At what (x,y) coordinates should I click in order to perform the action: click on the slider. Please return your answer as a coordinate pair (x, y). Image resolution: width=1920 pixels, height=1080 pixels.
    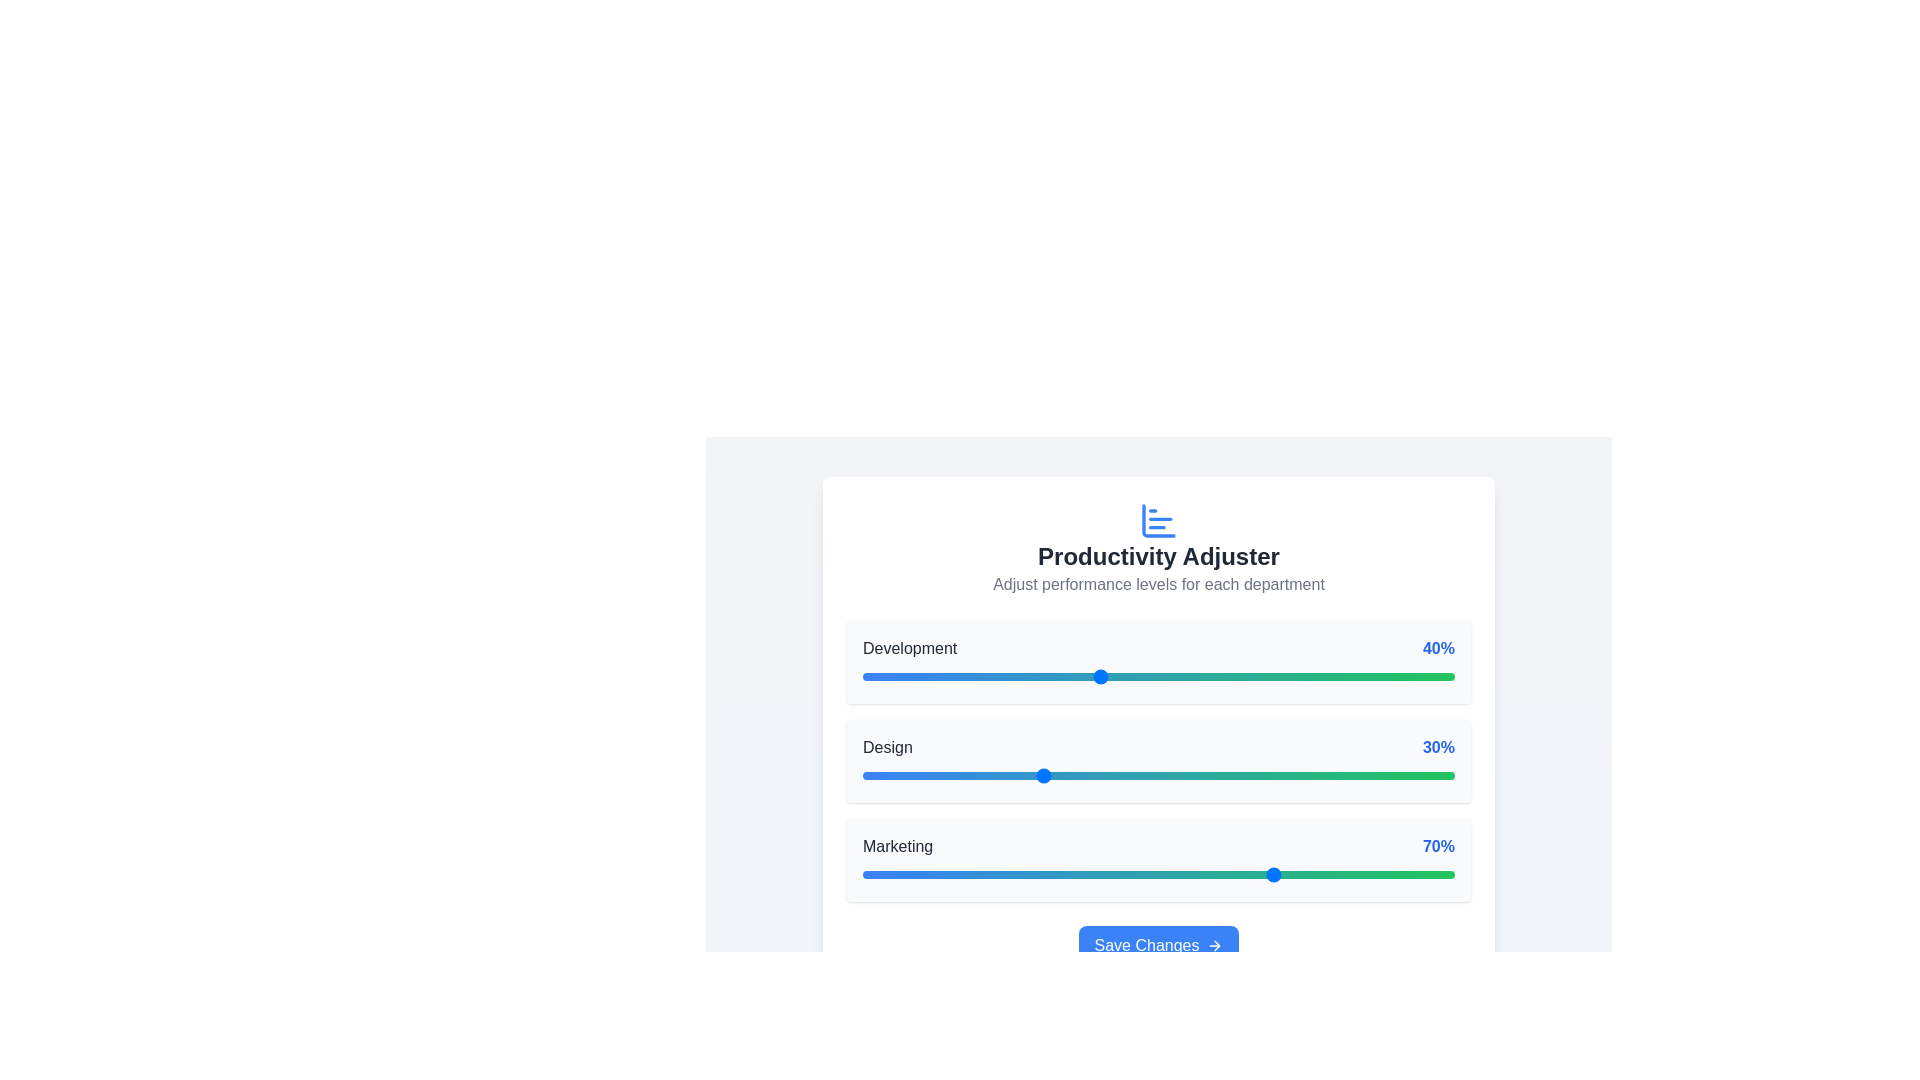
    Looking at the image, I should click on (1360, 774).